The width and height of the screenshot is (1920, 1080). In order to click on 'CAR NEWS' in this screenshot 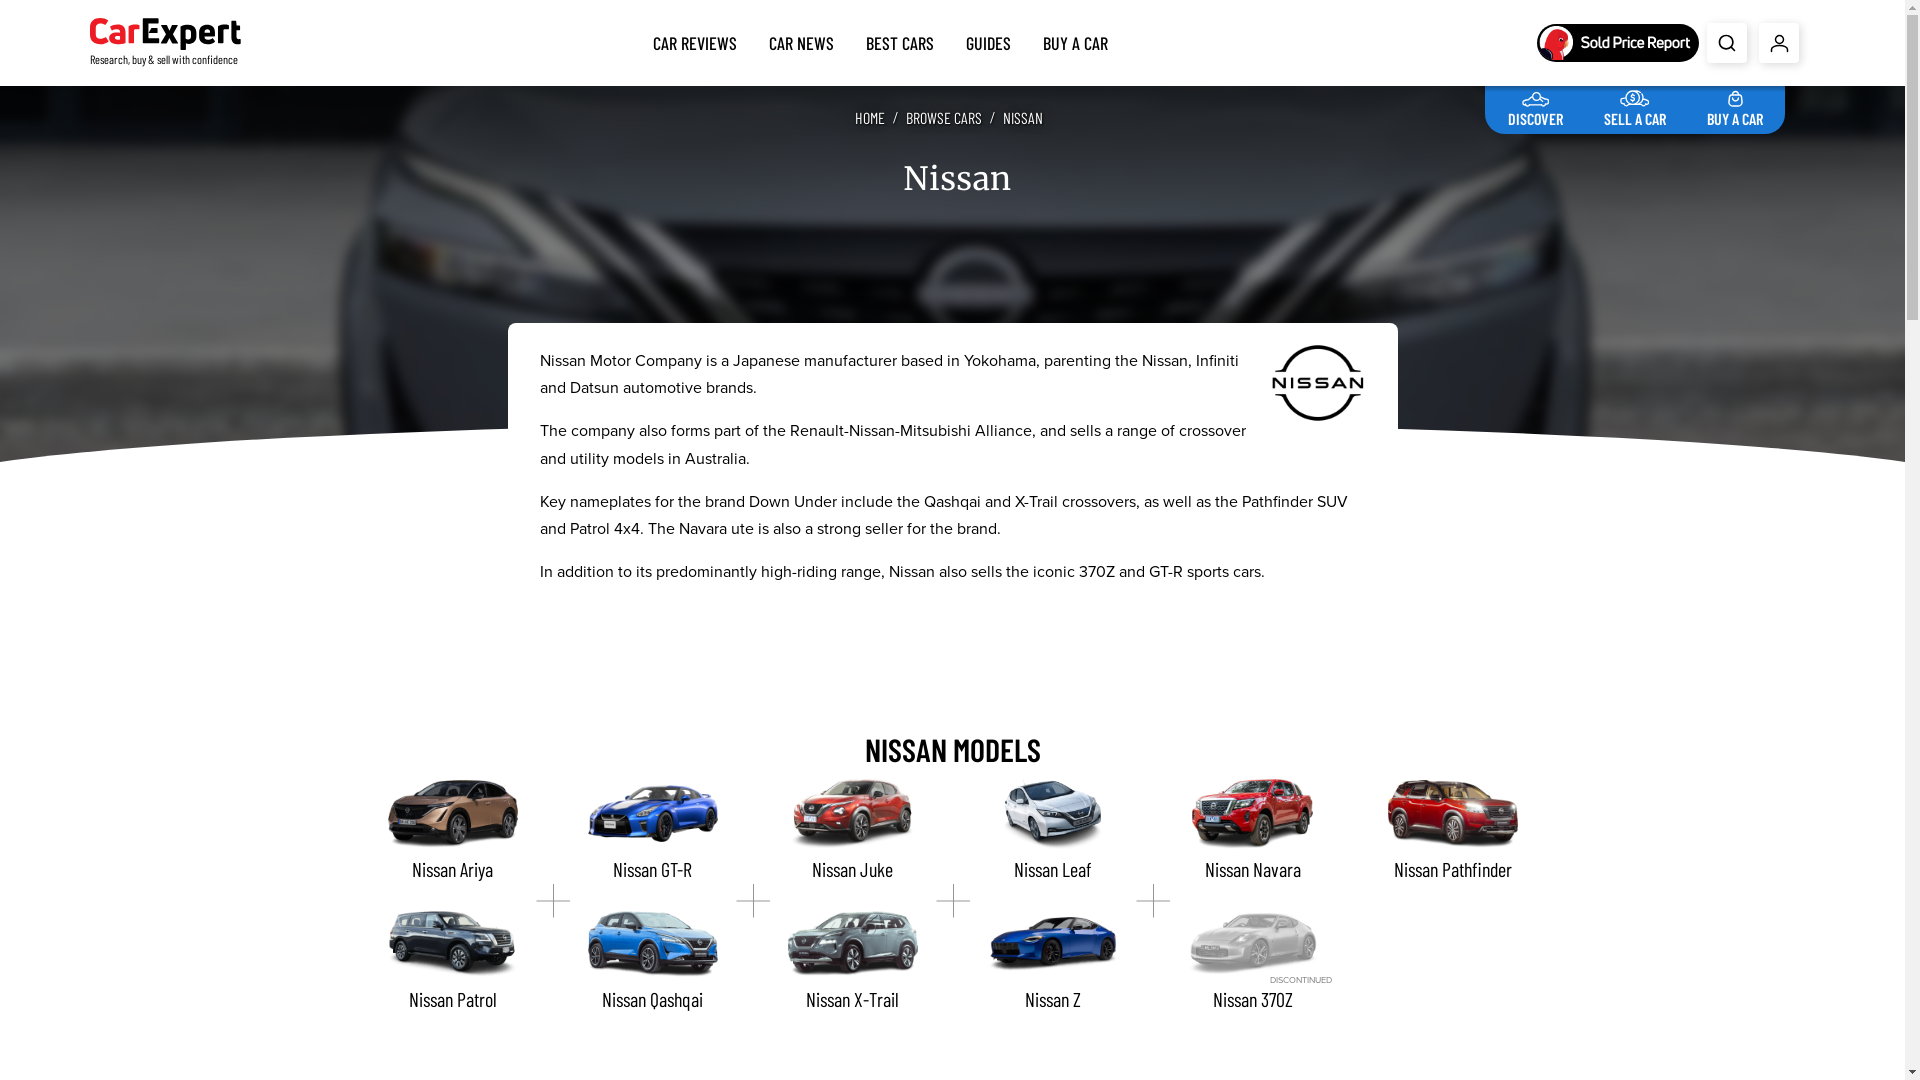, I will do `click(801, 38)`.